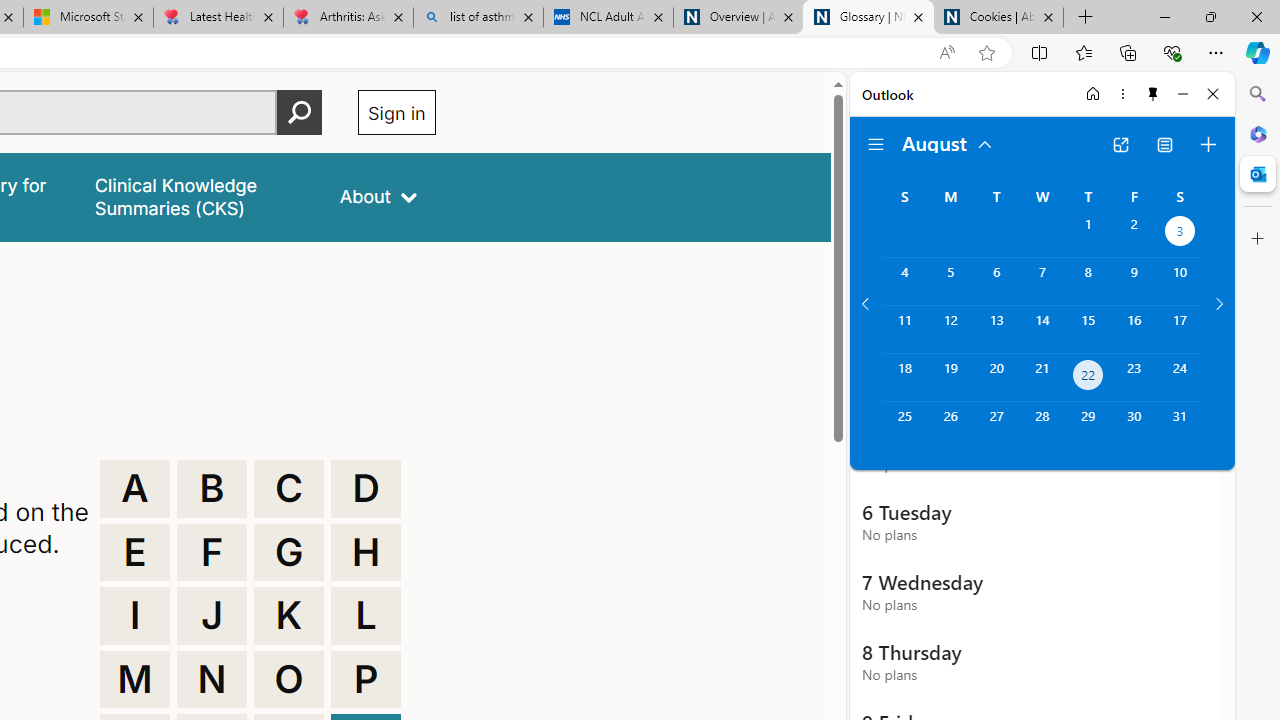  What do you see at coordinates (366, 552) in the screenshot?
I see `'H'` at bounding box center [366, 552].